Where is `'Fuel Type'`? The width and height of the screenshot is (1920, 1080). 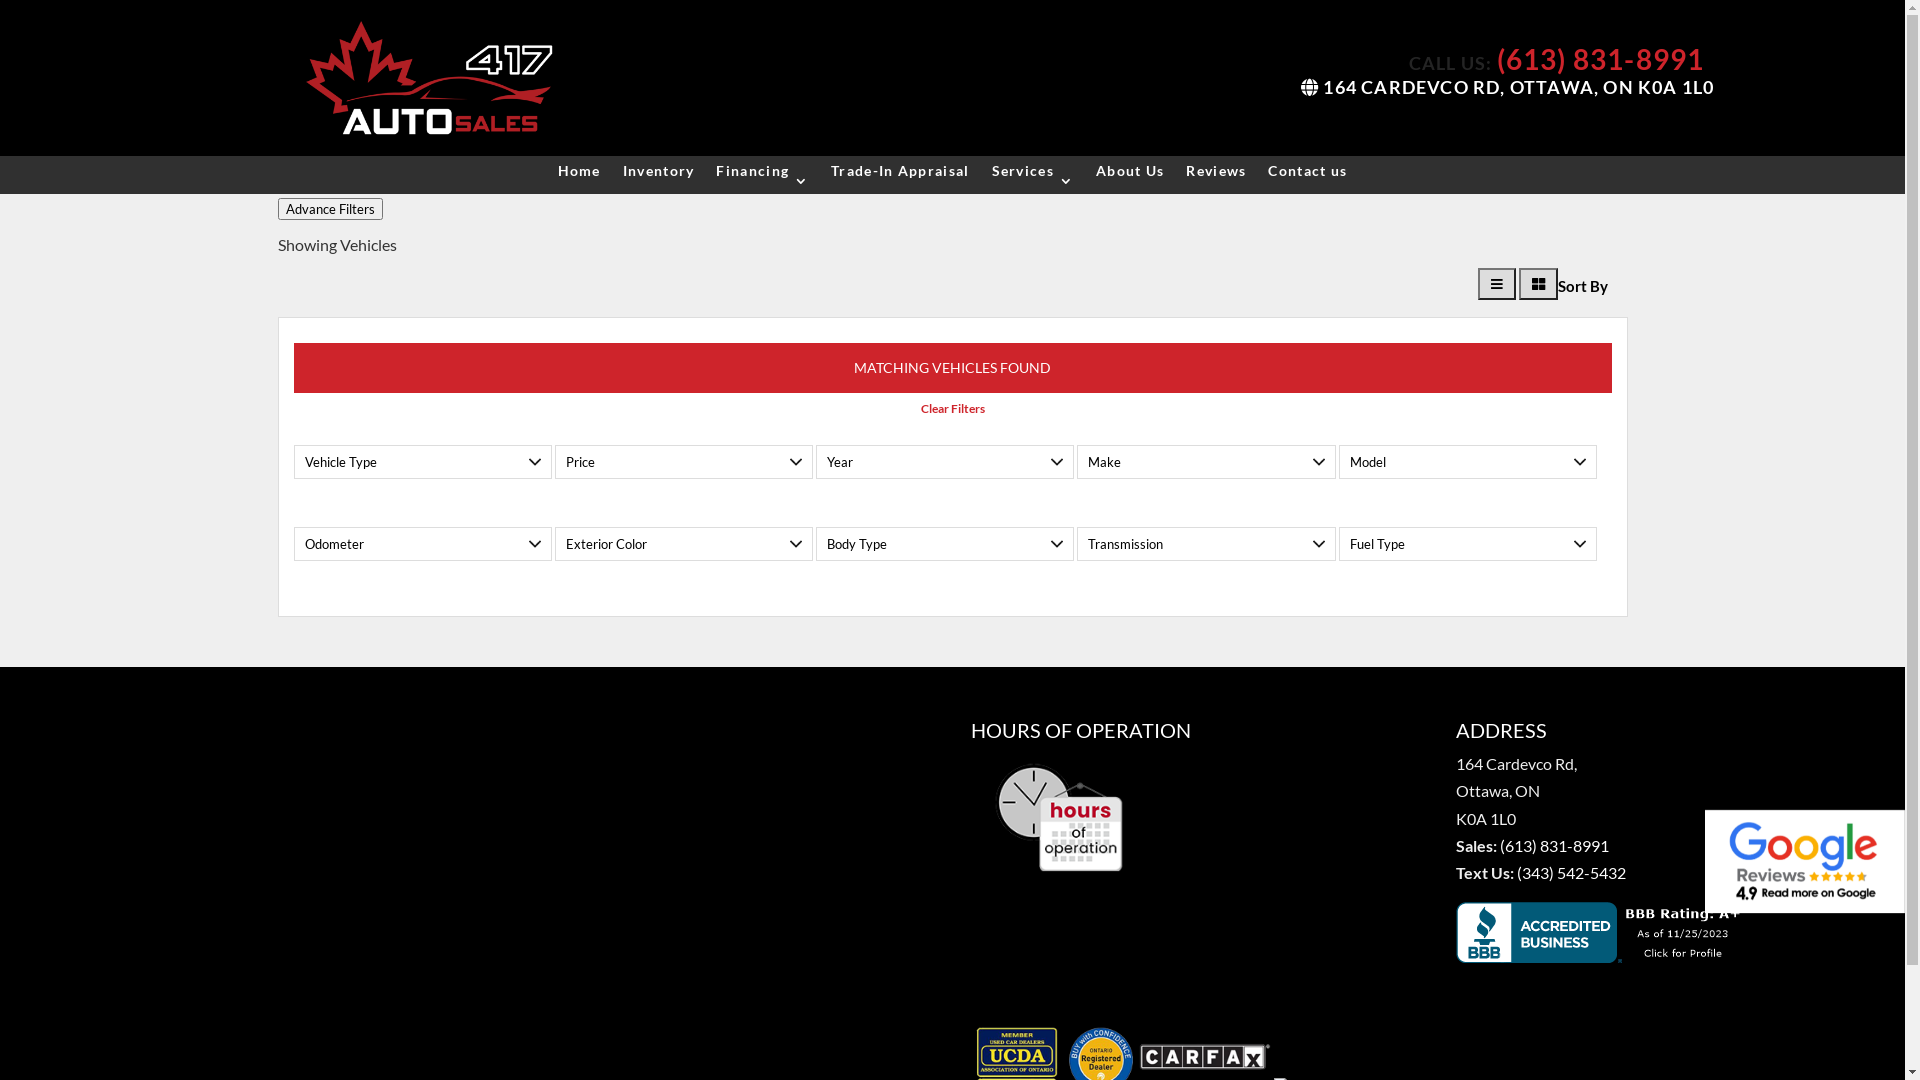
'Fuel Type' is located at coordinates (1339, 543).